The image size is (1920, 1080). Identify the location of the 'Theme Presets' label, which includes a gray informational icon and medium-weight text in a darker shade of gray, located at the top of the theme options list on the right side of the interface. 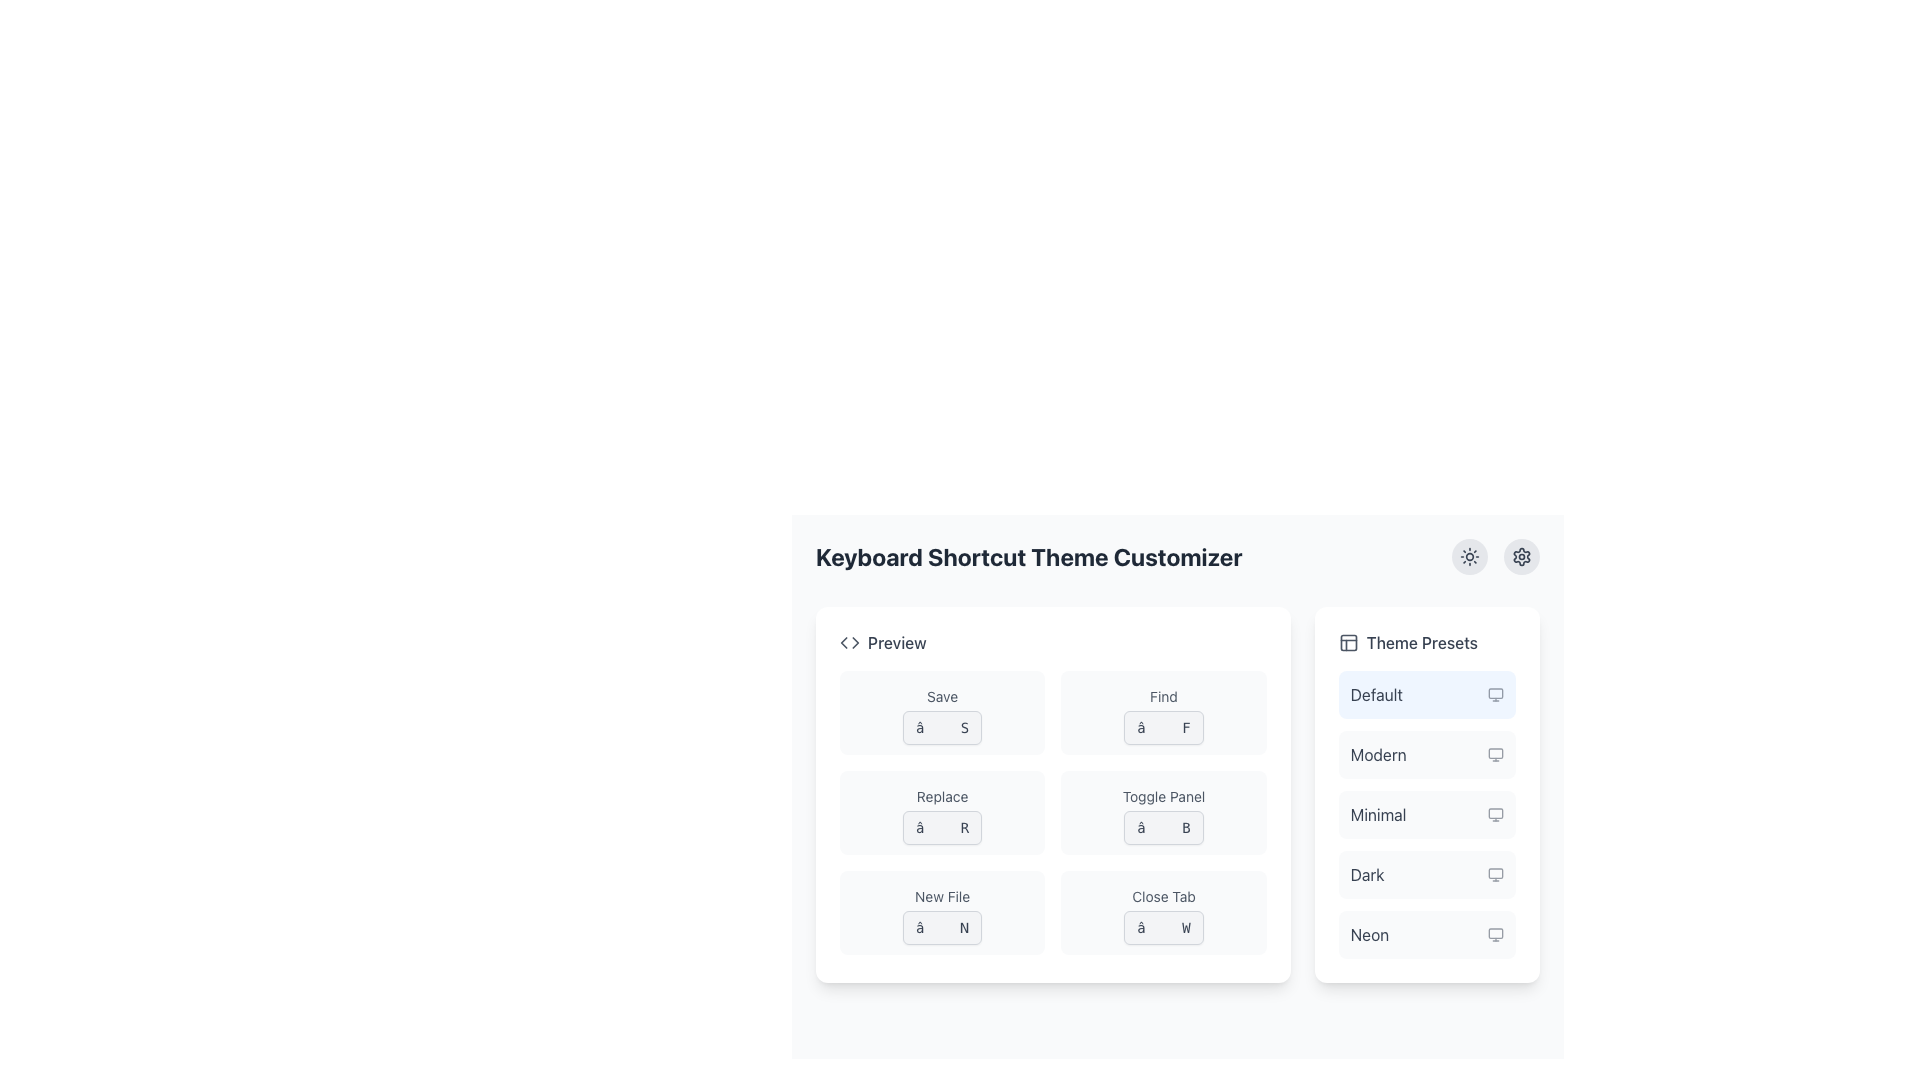
(1426, 643).